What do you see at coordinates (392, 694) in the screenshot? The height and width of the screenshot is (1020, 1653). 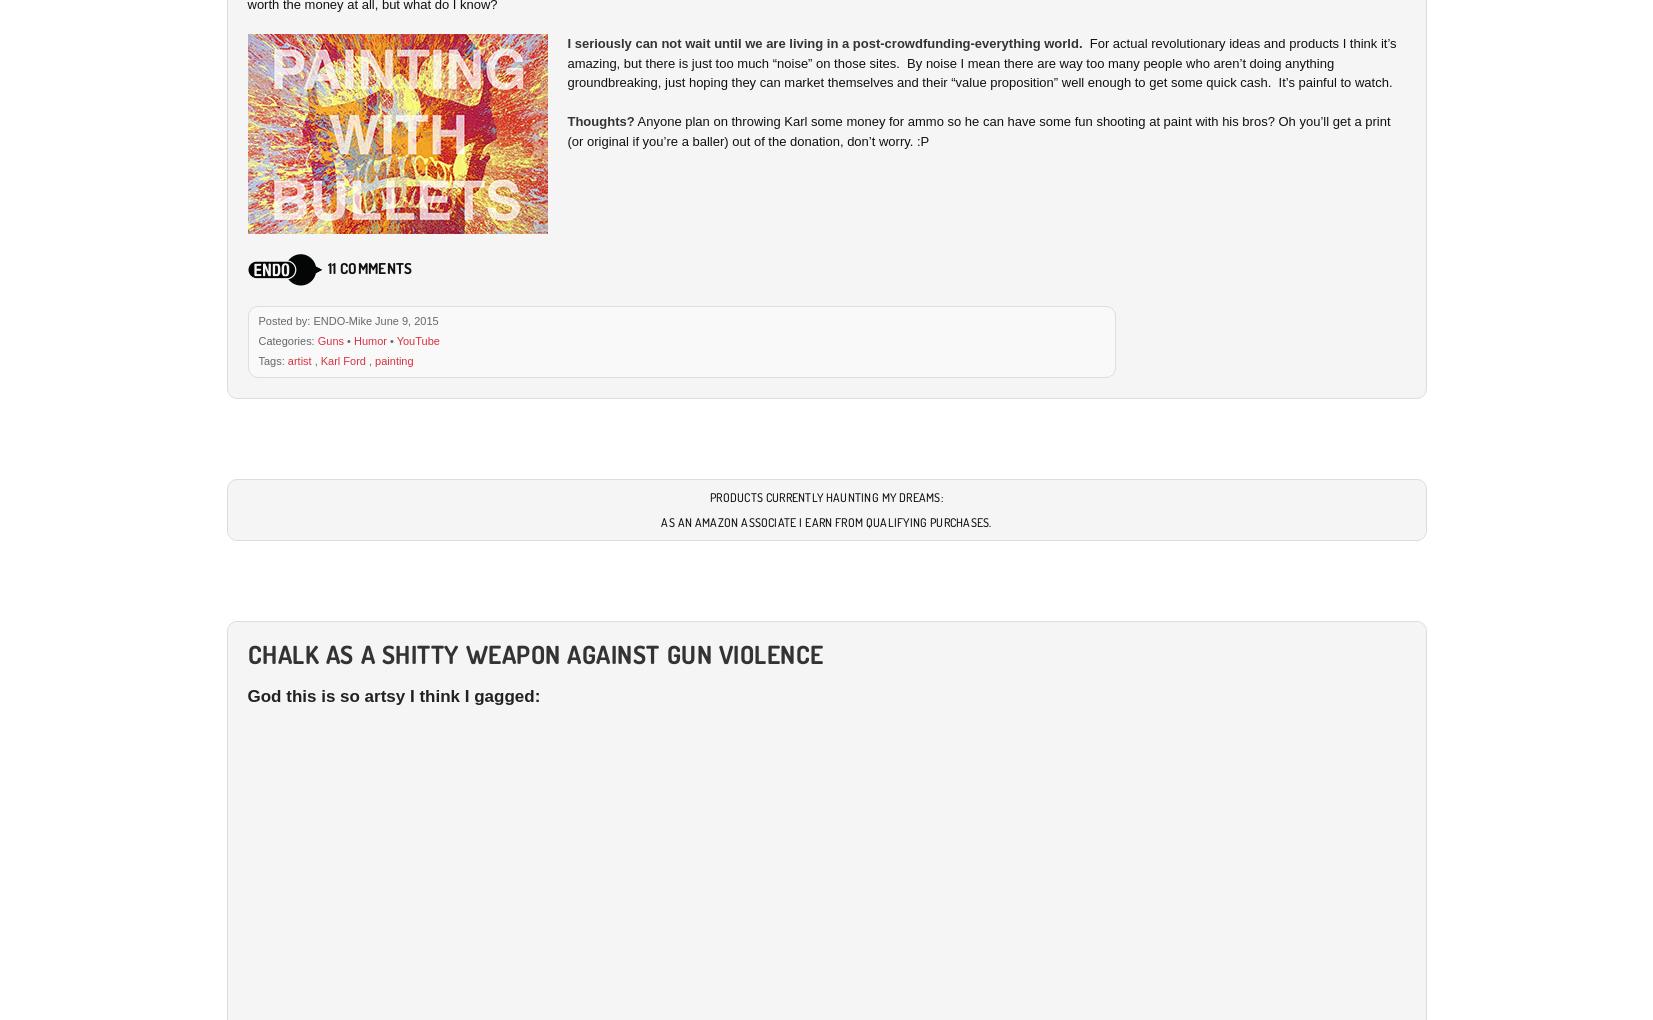 I see `'God this is so artsy I think I gagged:'` at bounding box center [392, 694].